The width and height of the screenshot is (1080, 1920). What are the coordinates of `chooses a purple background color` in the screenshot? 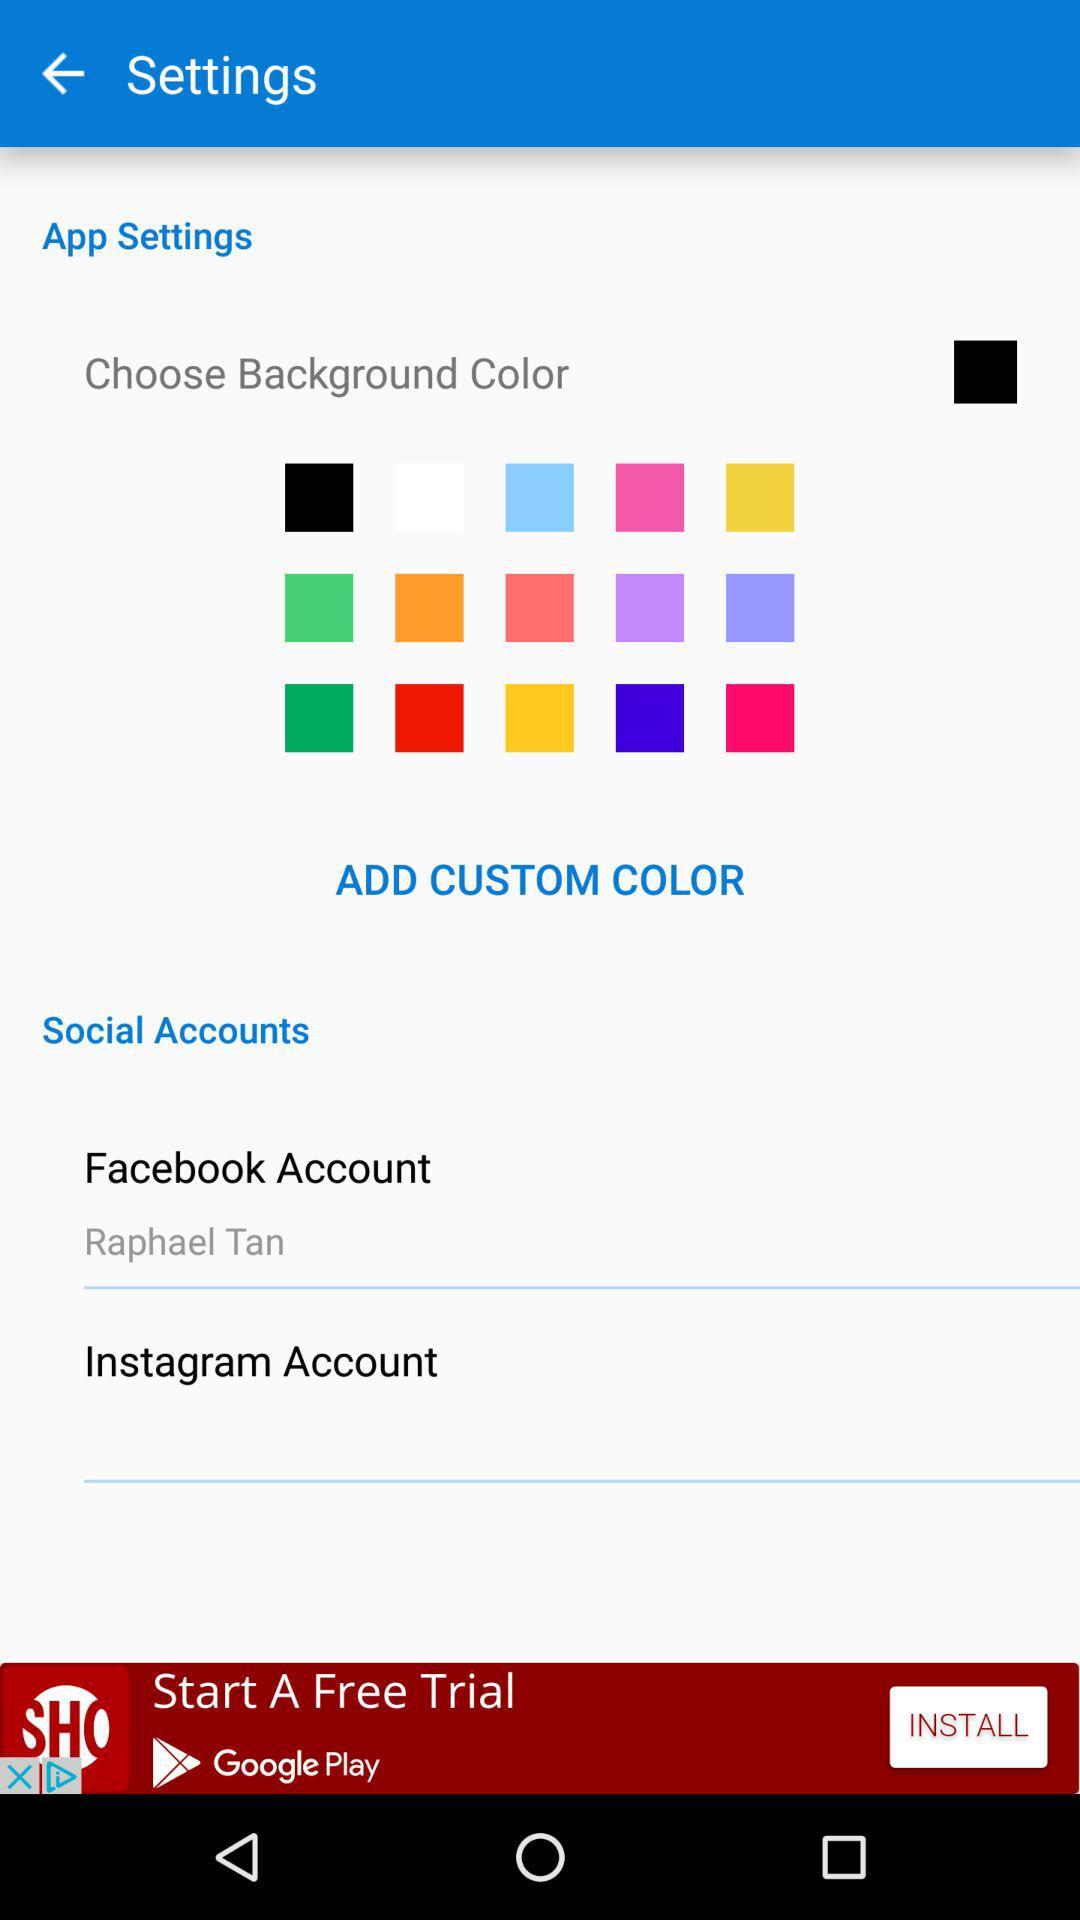 It's located at (649, 606).